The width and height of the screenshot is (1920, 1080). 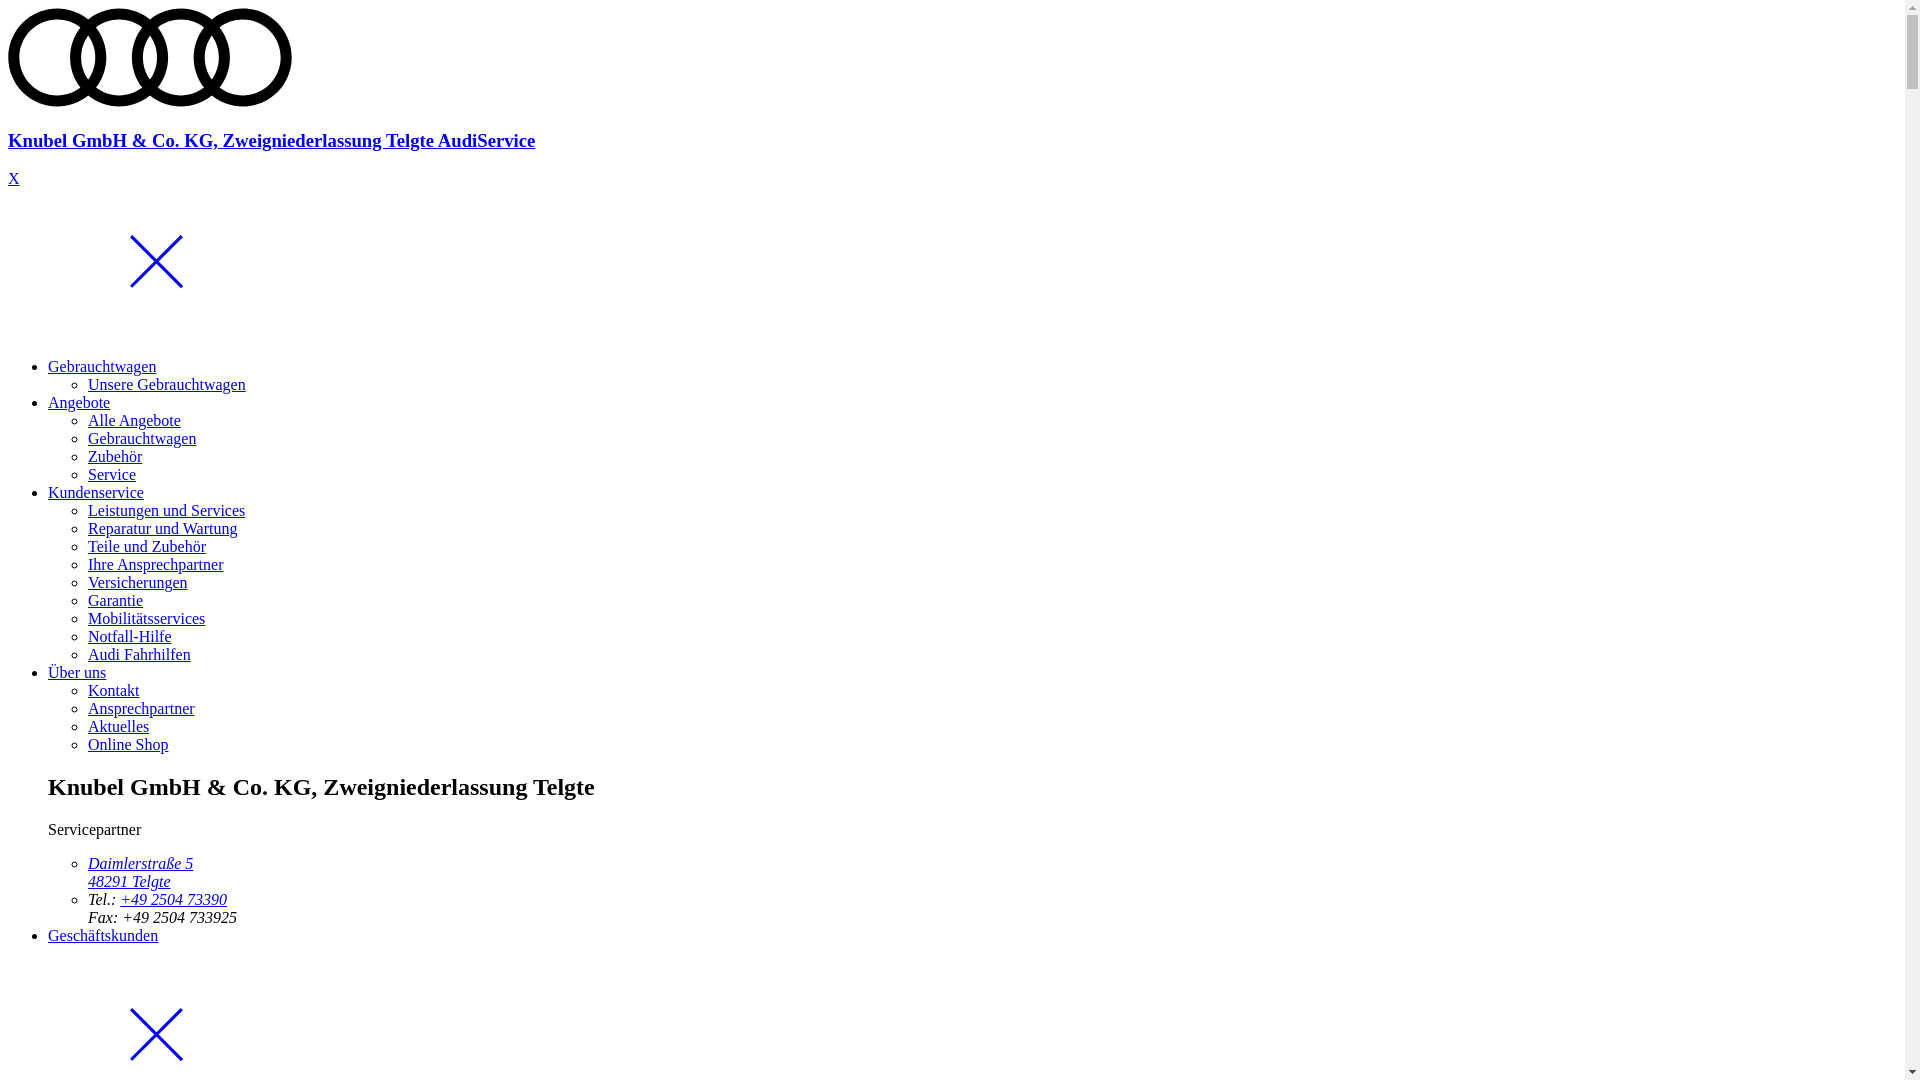 What do you see at coordinates (127, 744) in the screenshot?
I see `'Online Shop'` at bounding box center [127, 744].